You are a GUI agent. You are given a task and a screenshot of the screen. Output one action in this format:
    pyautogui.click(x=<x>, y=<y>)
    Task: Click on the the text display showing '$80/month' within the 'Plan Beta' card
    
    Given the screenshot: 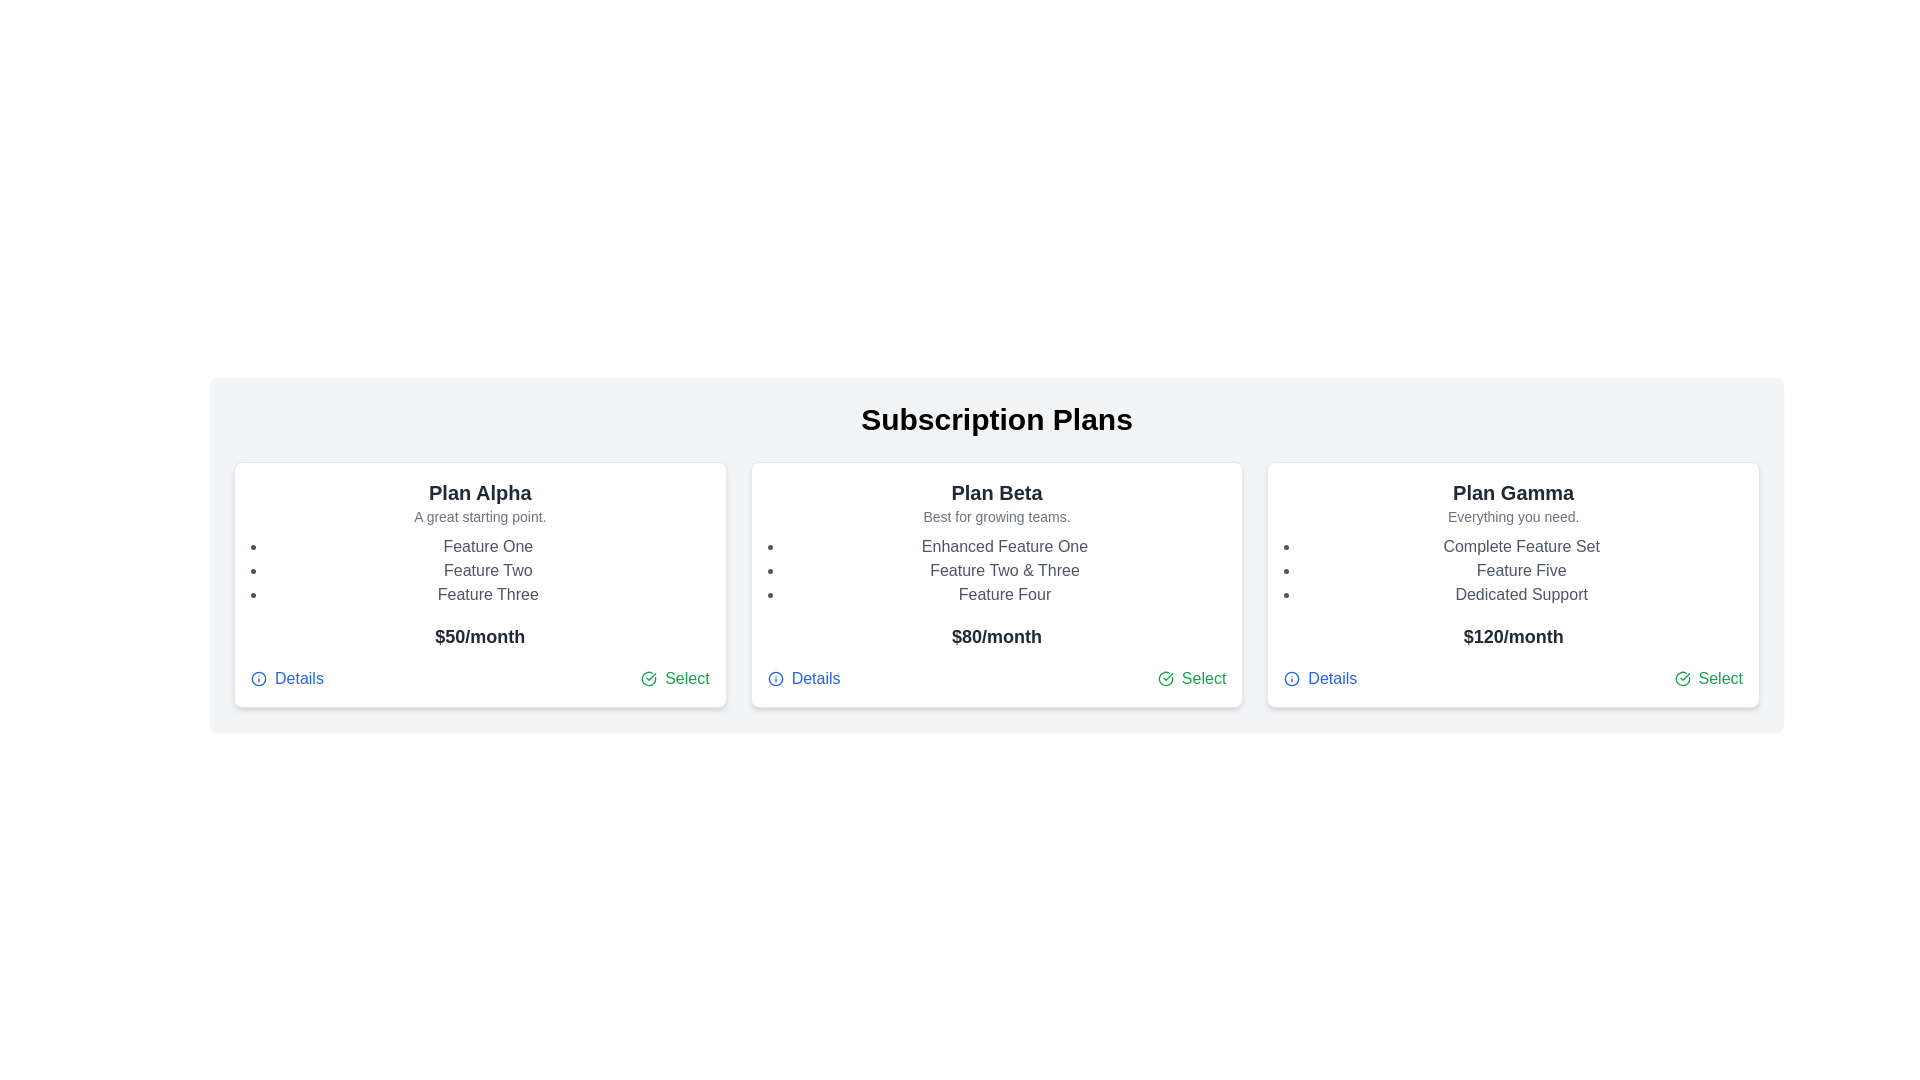 What is the action you would take?
    pyautogui.click(x=997, y=636)
    